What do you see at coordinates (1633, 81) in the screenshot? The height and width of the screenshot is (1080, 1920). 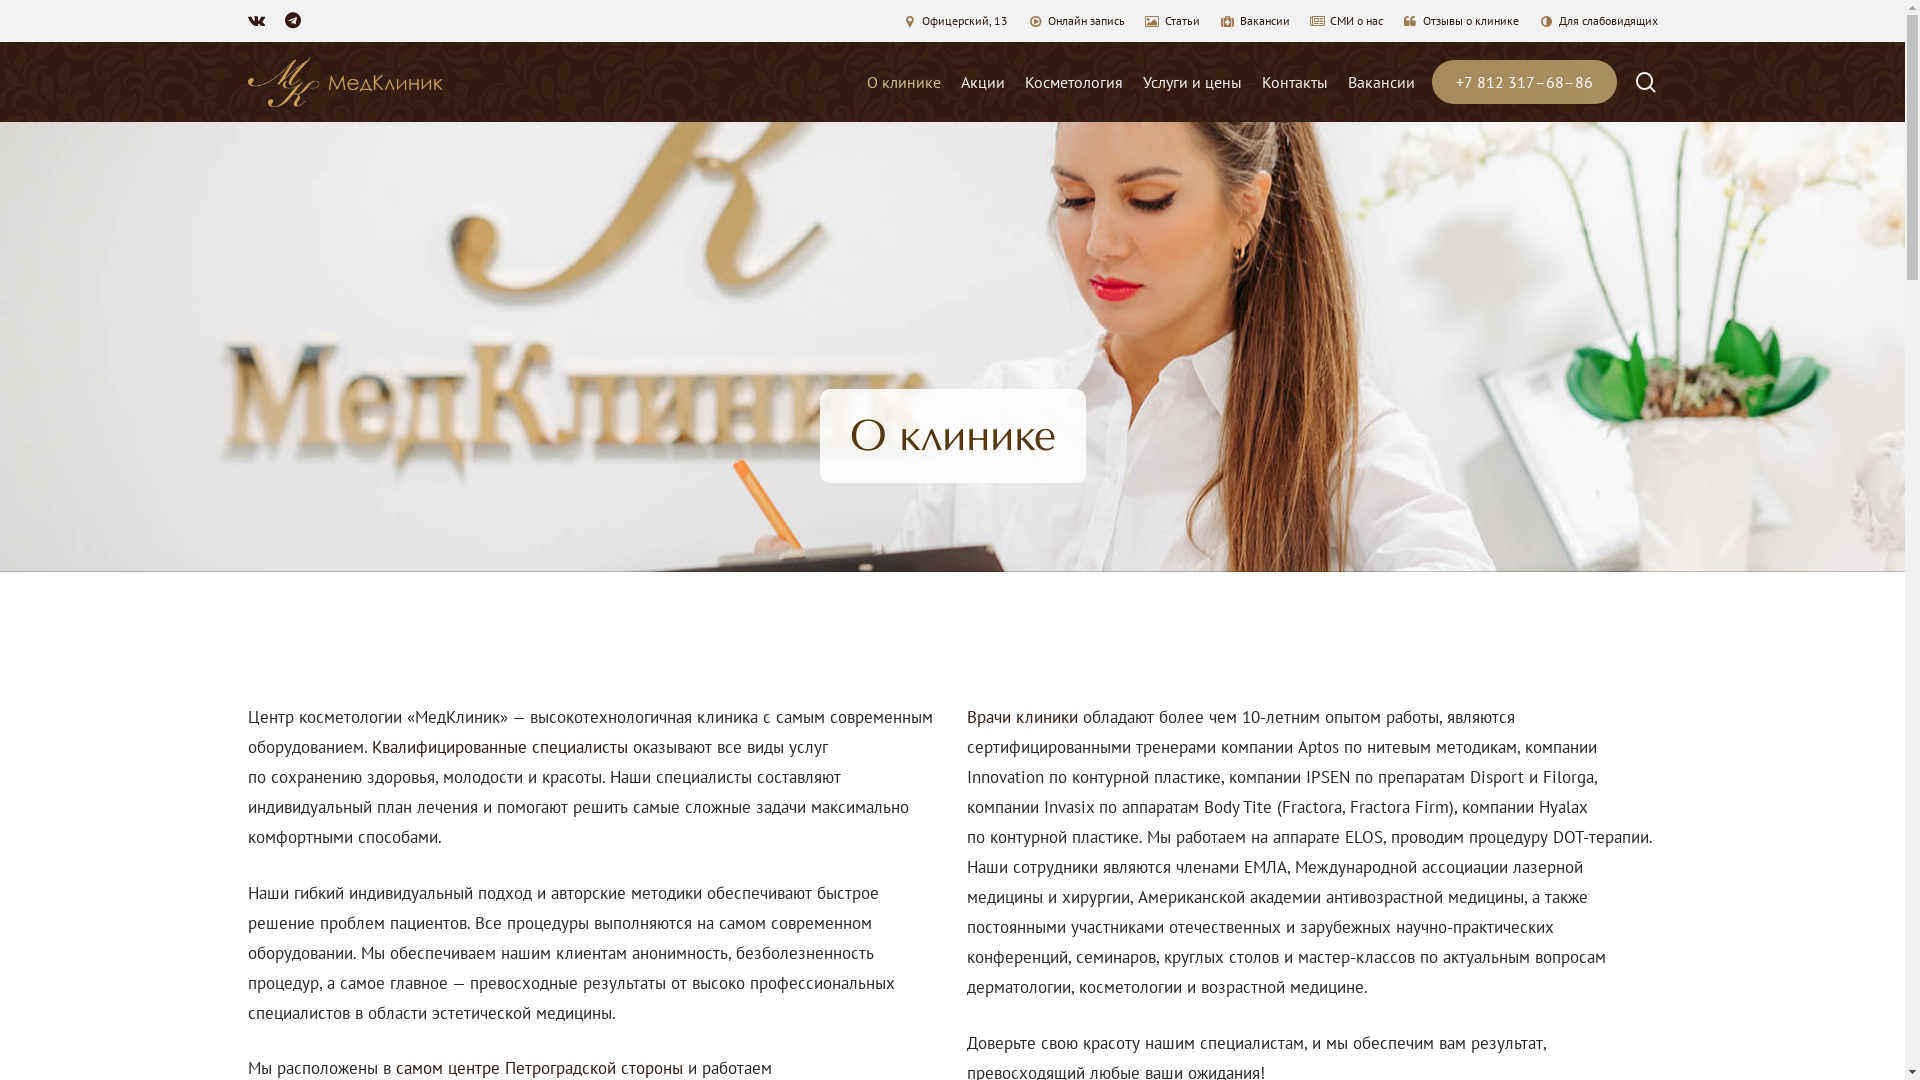 I see `'search'` at bounding box center [1633, 81].